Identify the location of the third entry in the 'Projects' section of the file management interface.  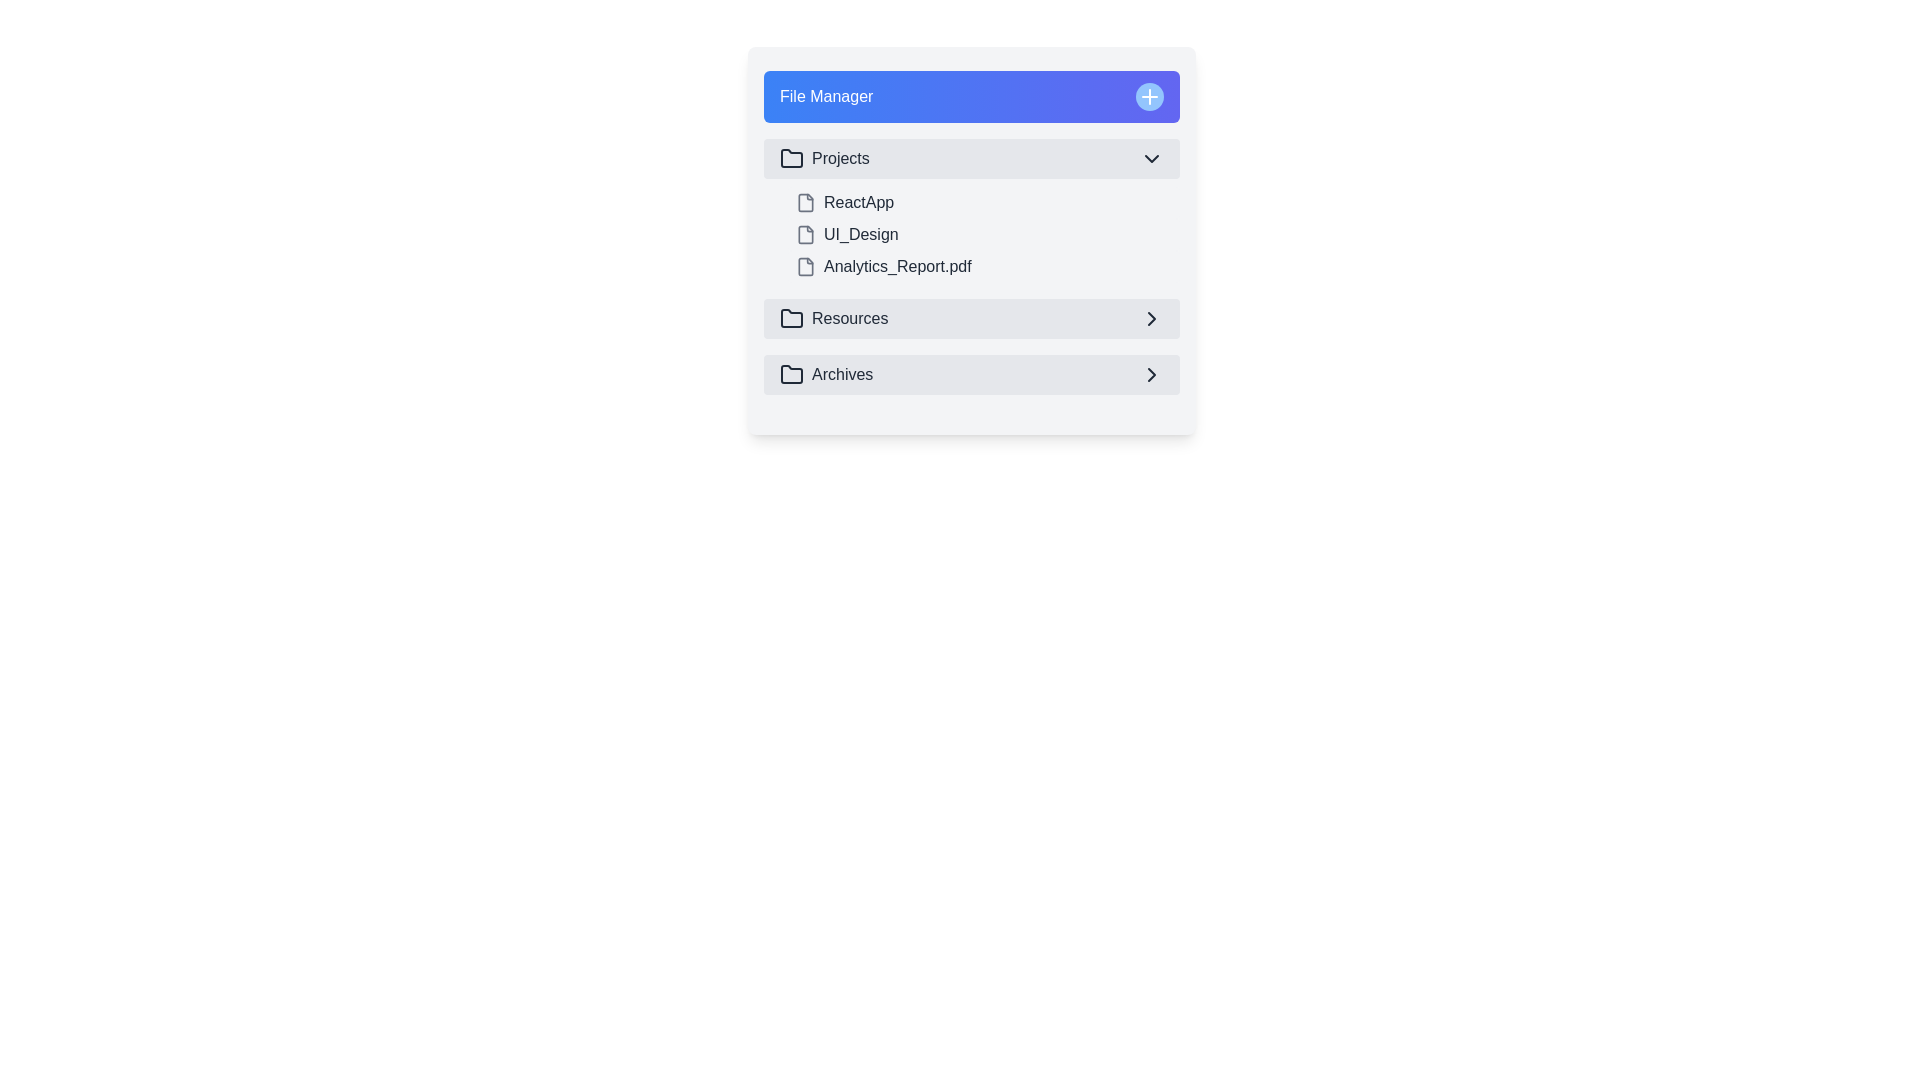
(971, 265).